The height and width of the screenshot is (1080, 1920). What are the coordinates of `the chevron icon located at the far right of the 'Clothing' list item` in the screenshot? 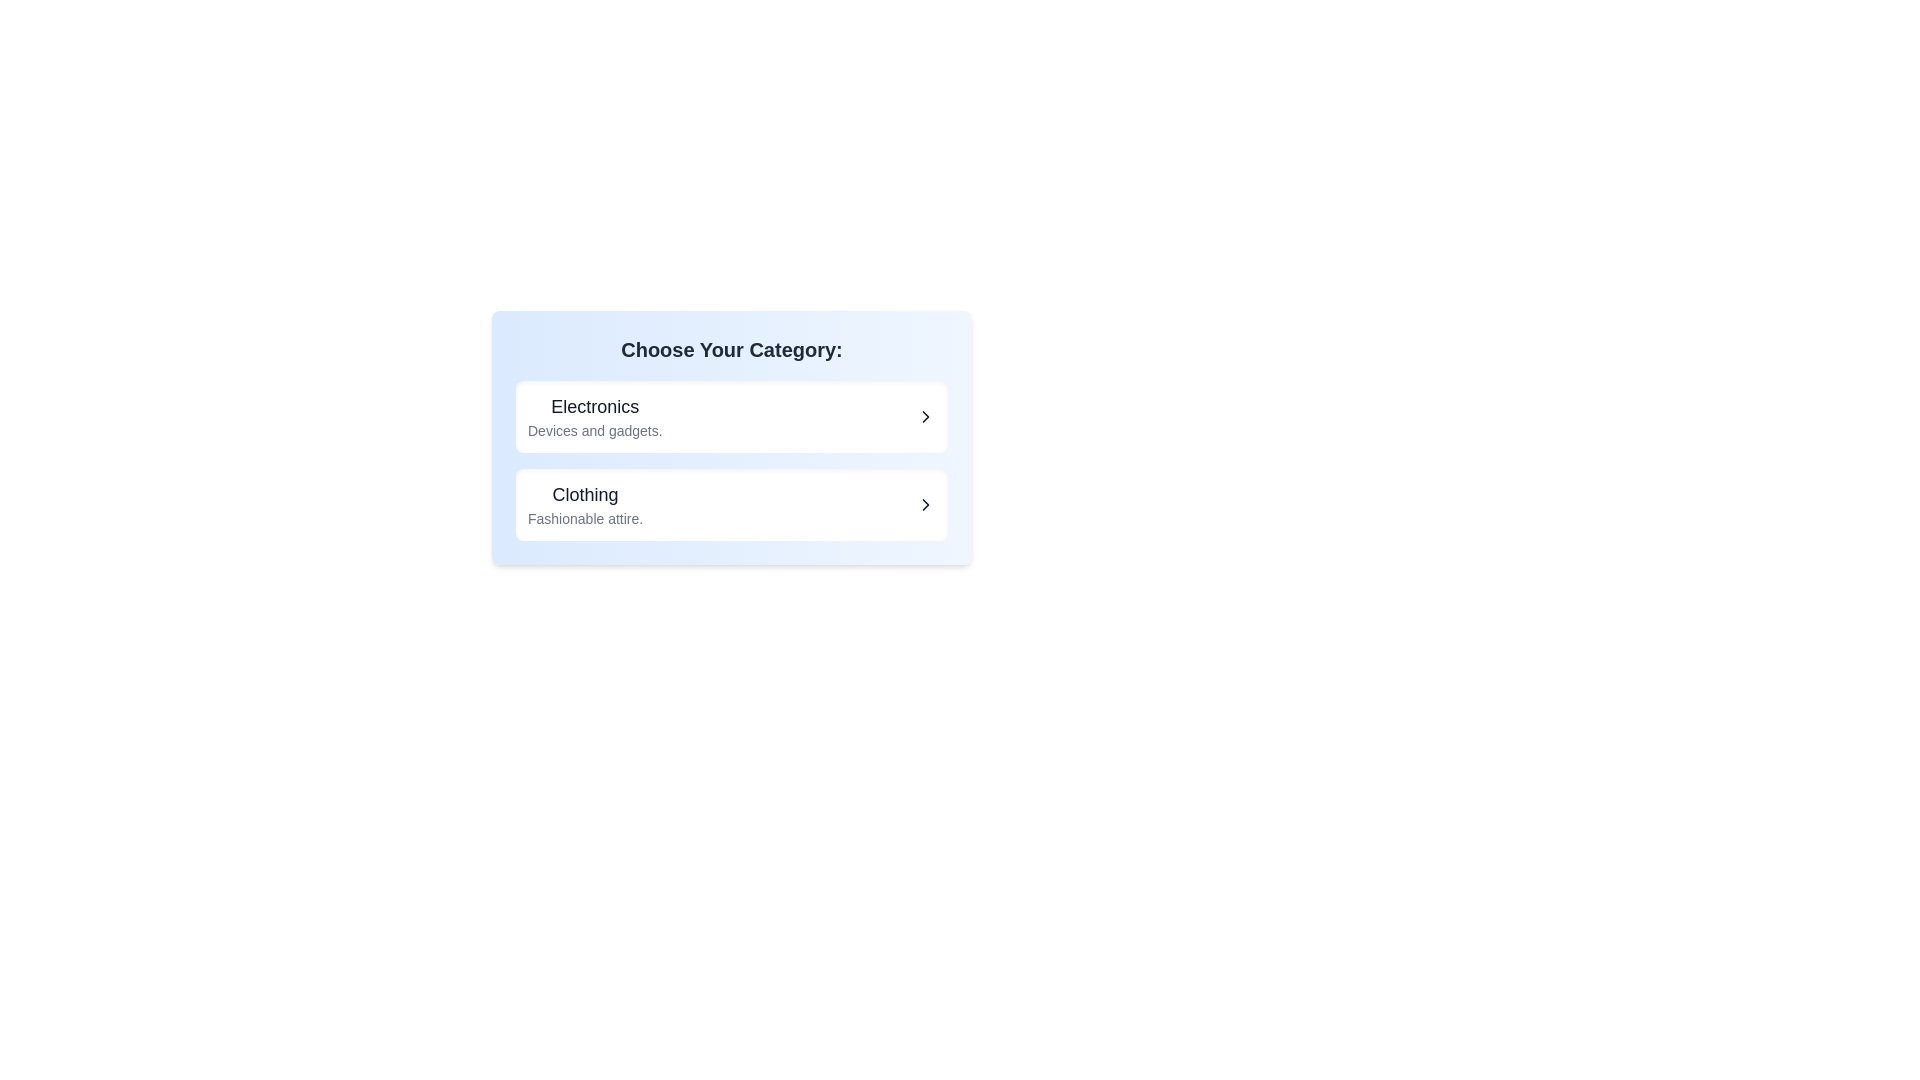 It's located at (925, 504).